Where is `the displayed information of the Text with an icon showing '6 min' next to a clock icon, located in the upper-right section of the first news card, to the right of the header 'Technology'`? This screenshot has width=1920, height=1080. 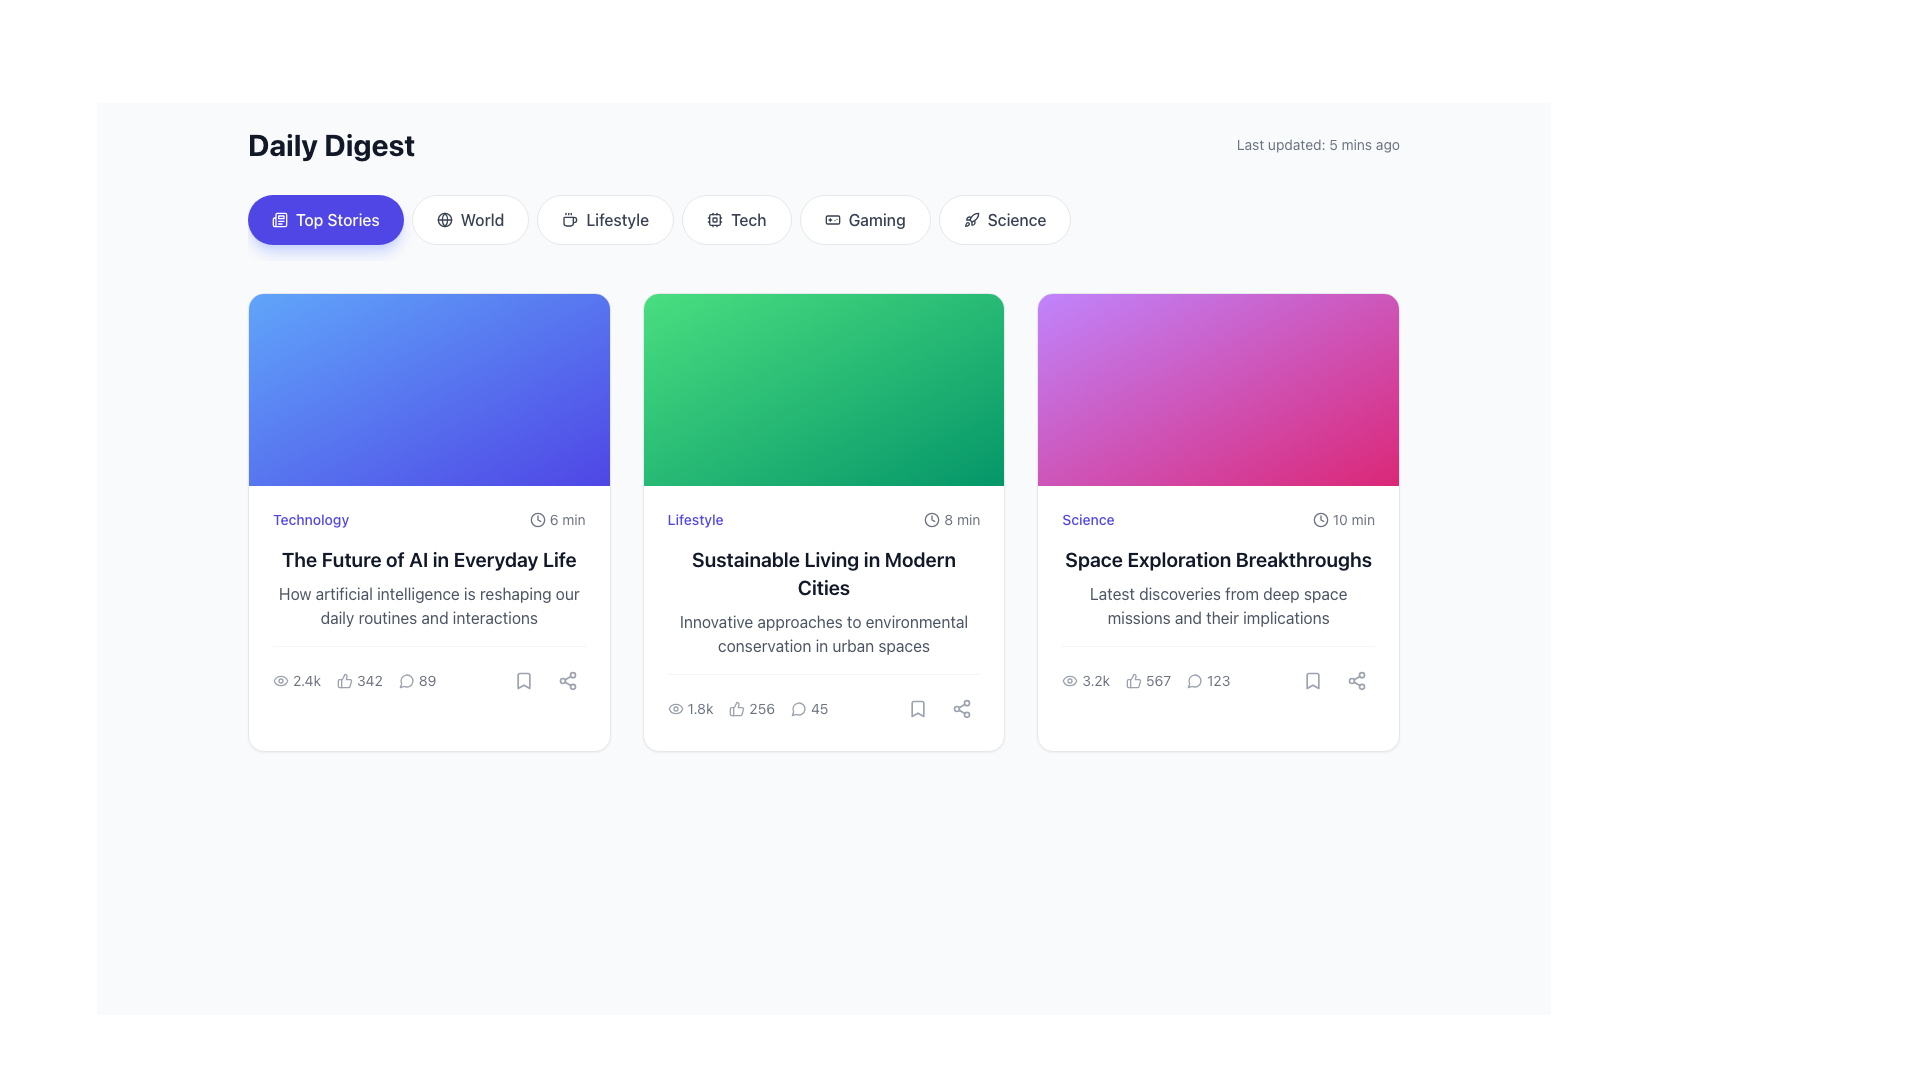
the displayed information of the Text with an icon showing '6 min' next to a clock icon, located in the upper-right section of the first news card, to the right of the header 'Technology' is located at coordinates (557, 519).